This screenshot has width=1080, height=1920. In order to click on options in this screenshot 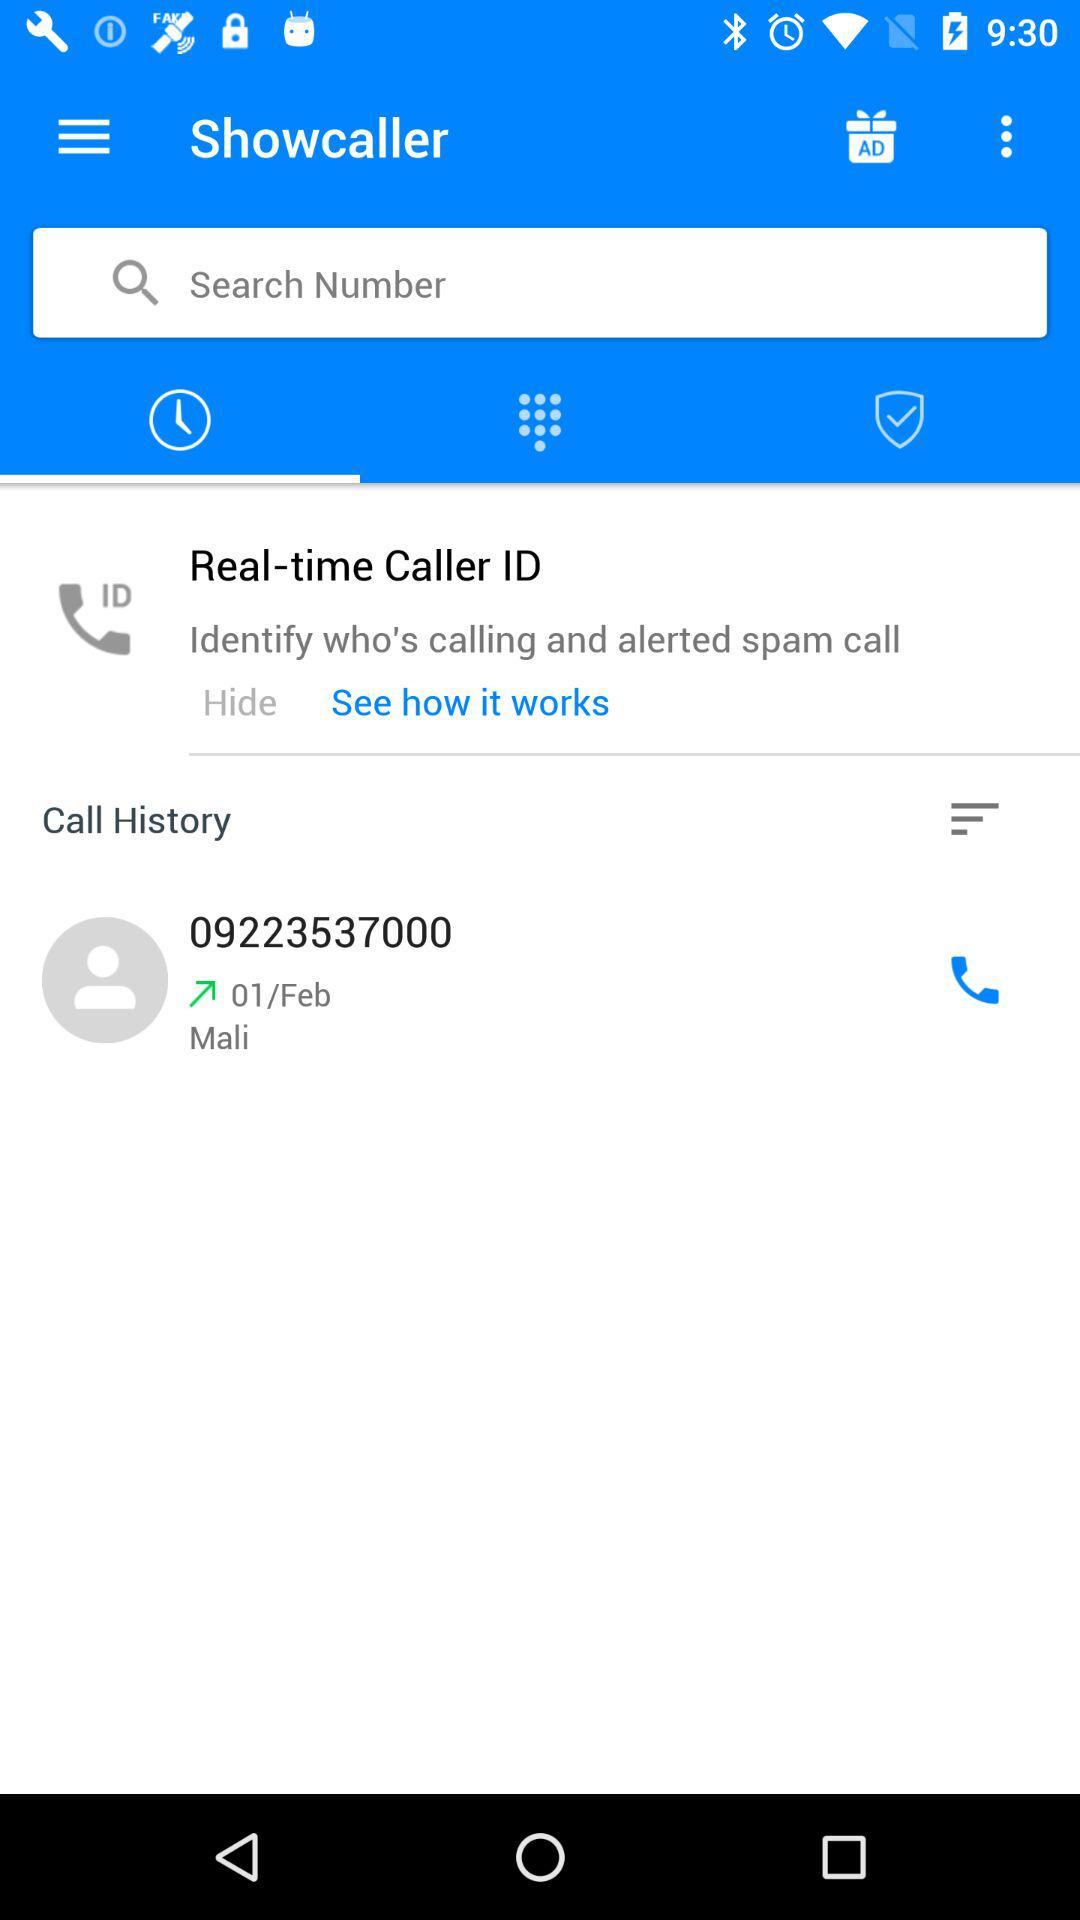, I will do `click(974, 819)`.